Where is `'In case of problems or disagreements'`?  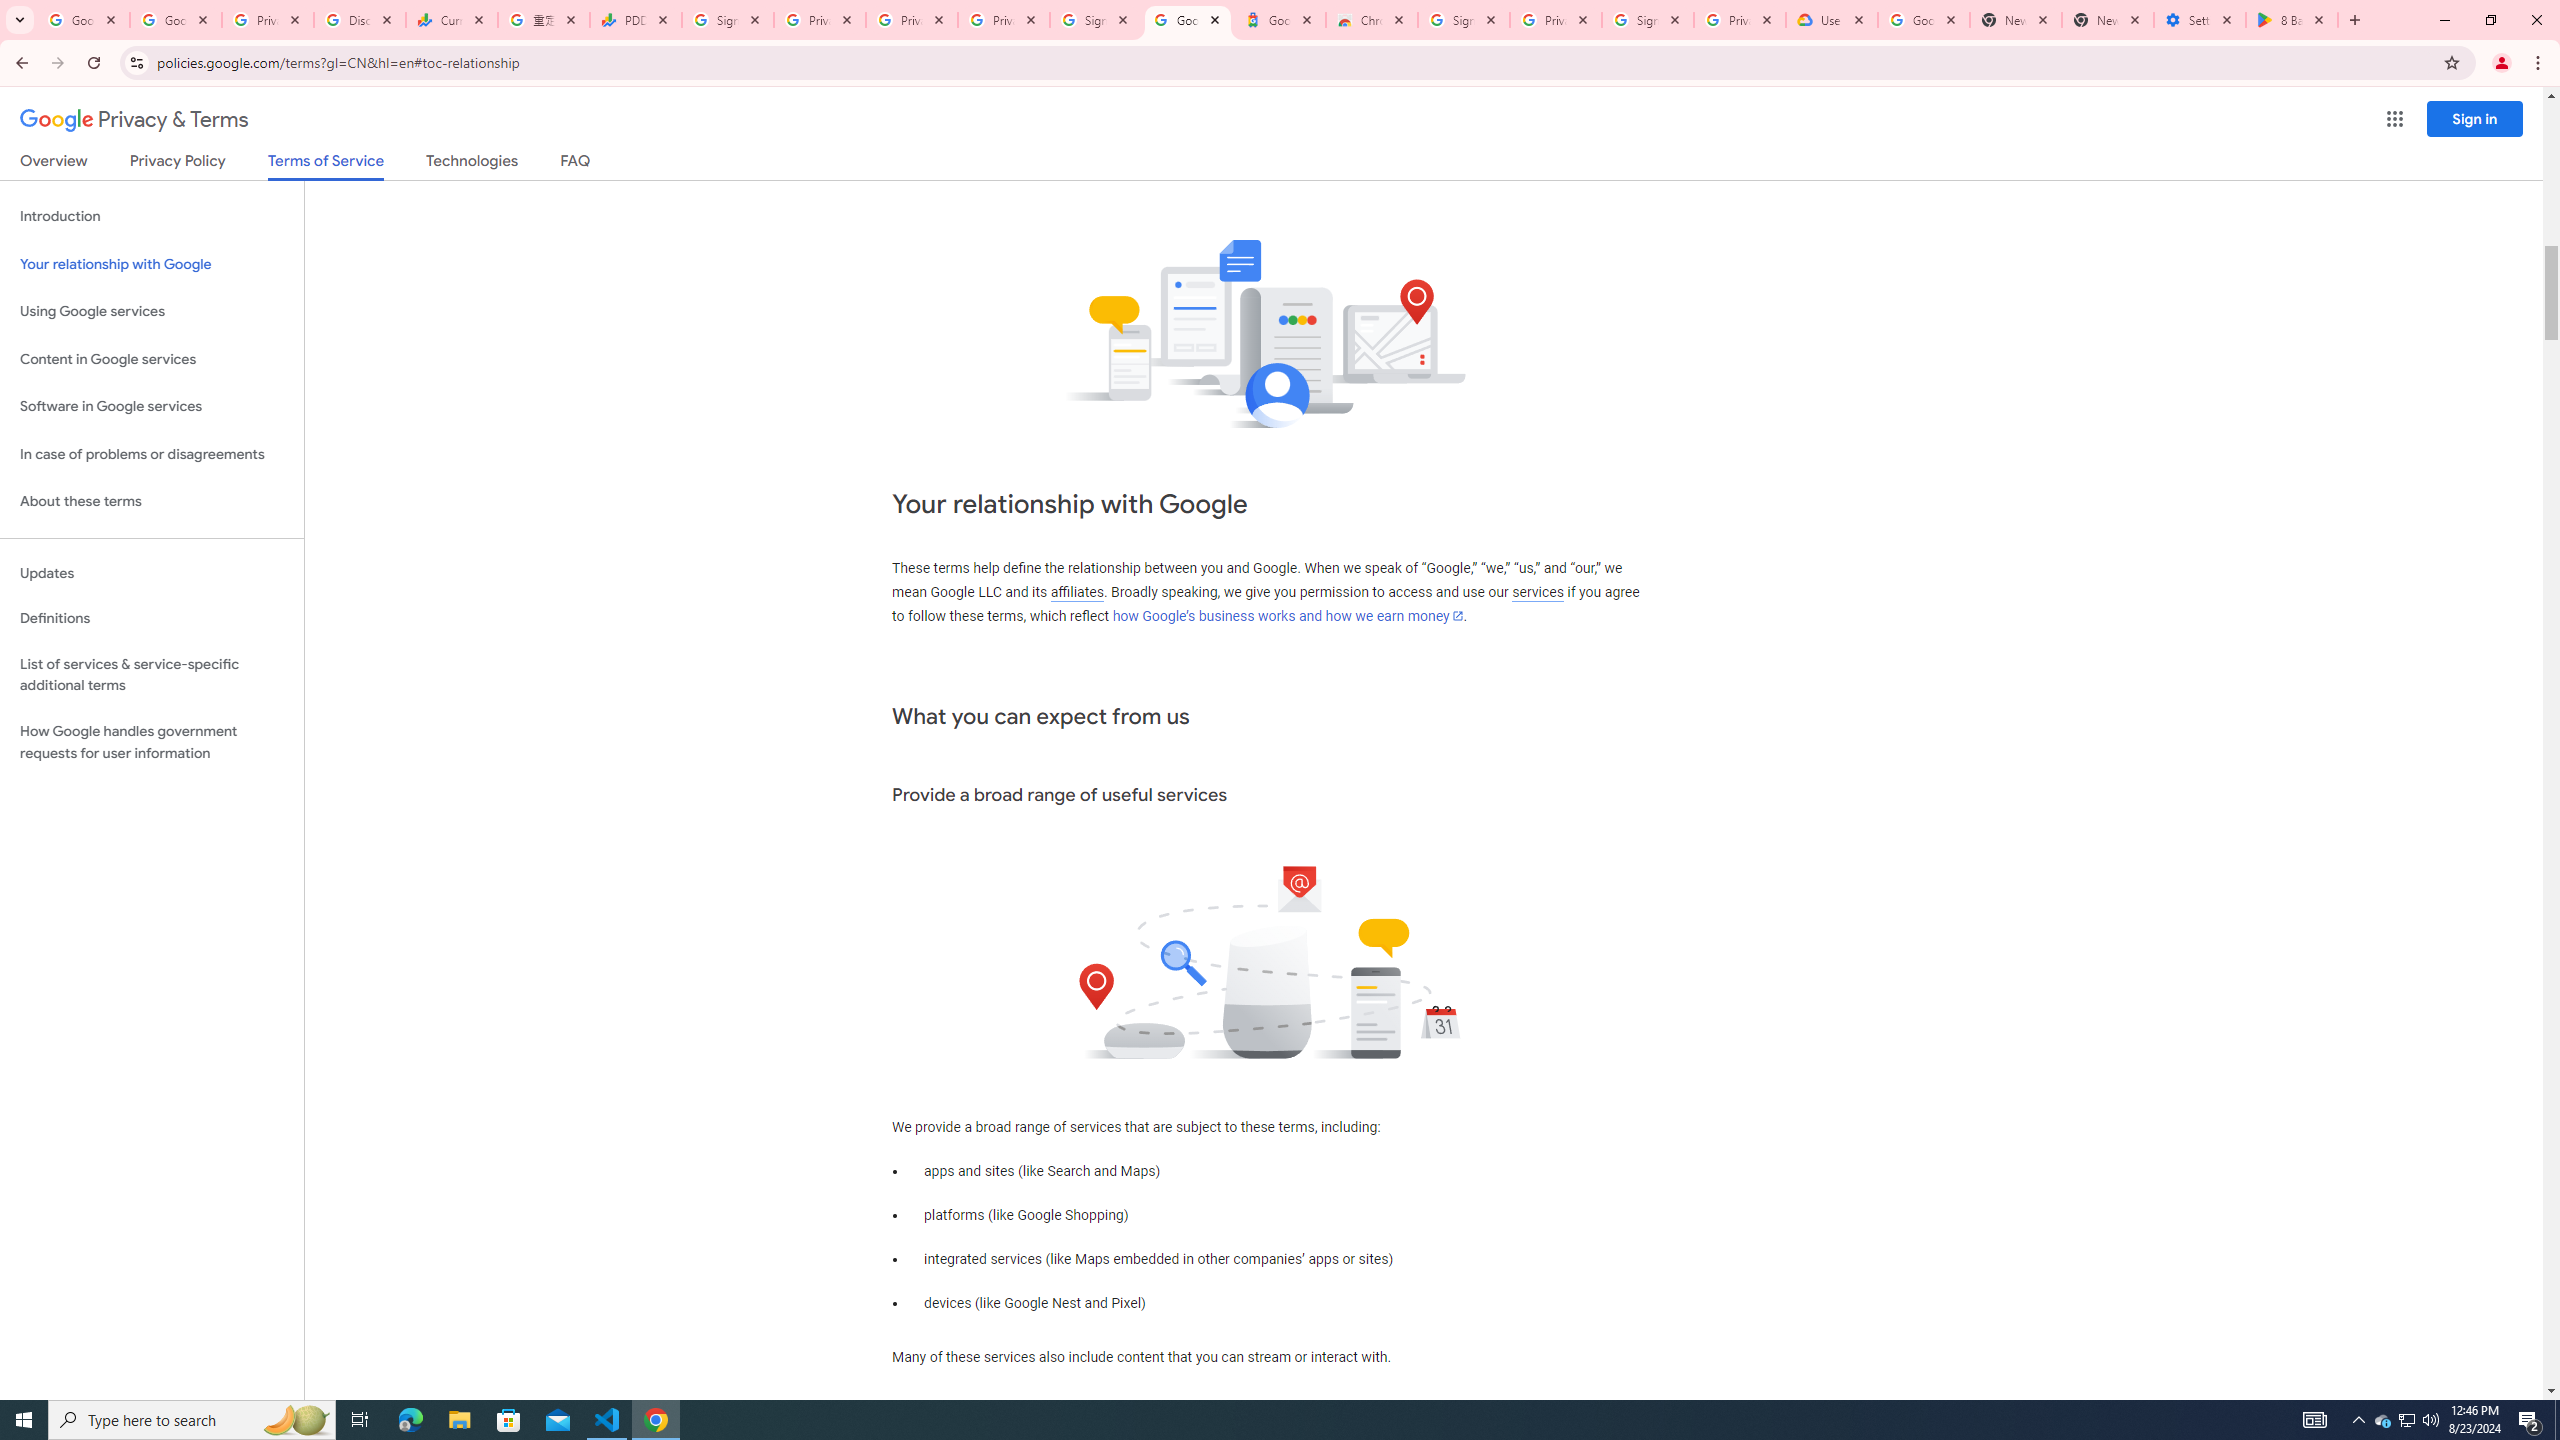
'In case of problems or disagreements' is located at coordinates (151, 455).